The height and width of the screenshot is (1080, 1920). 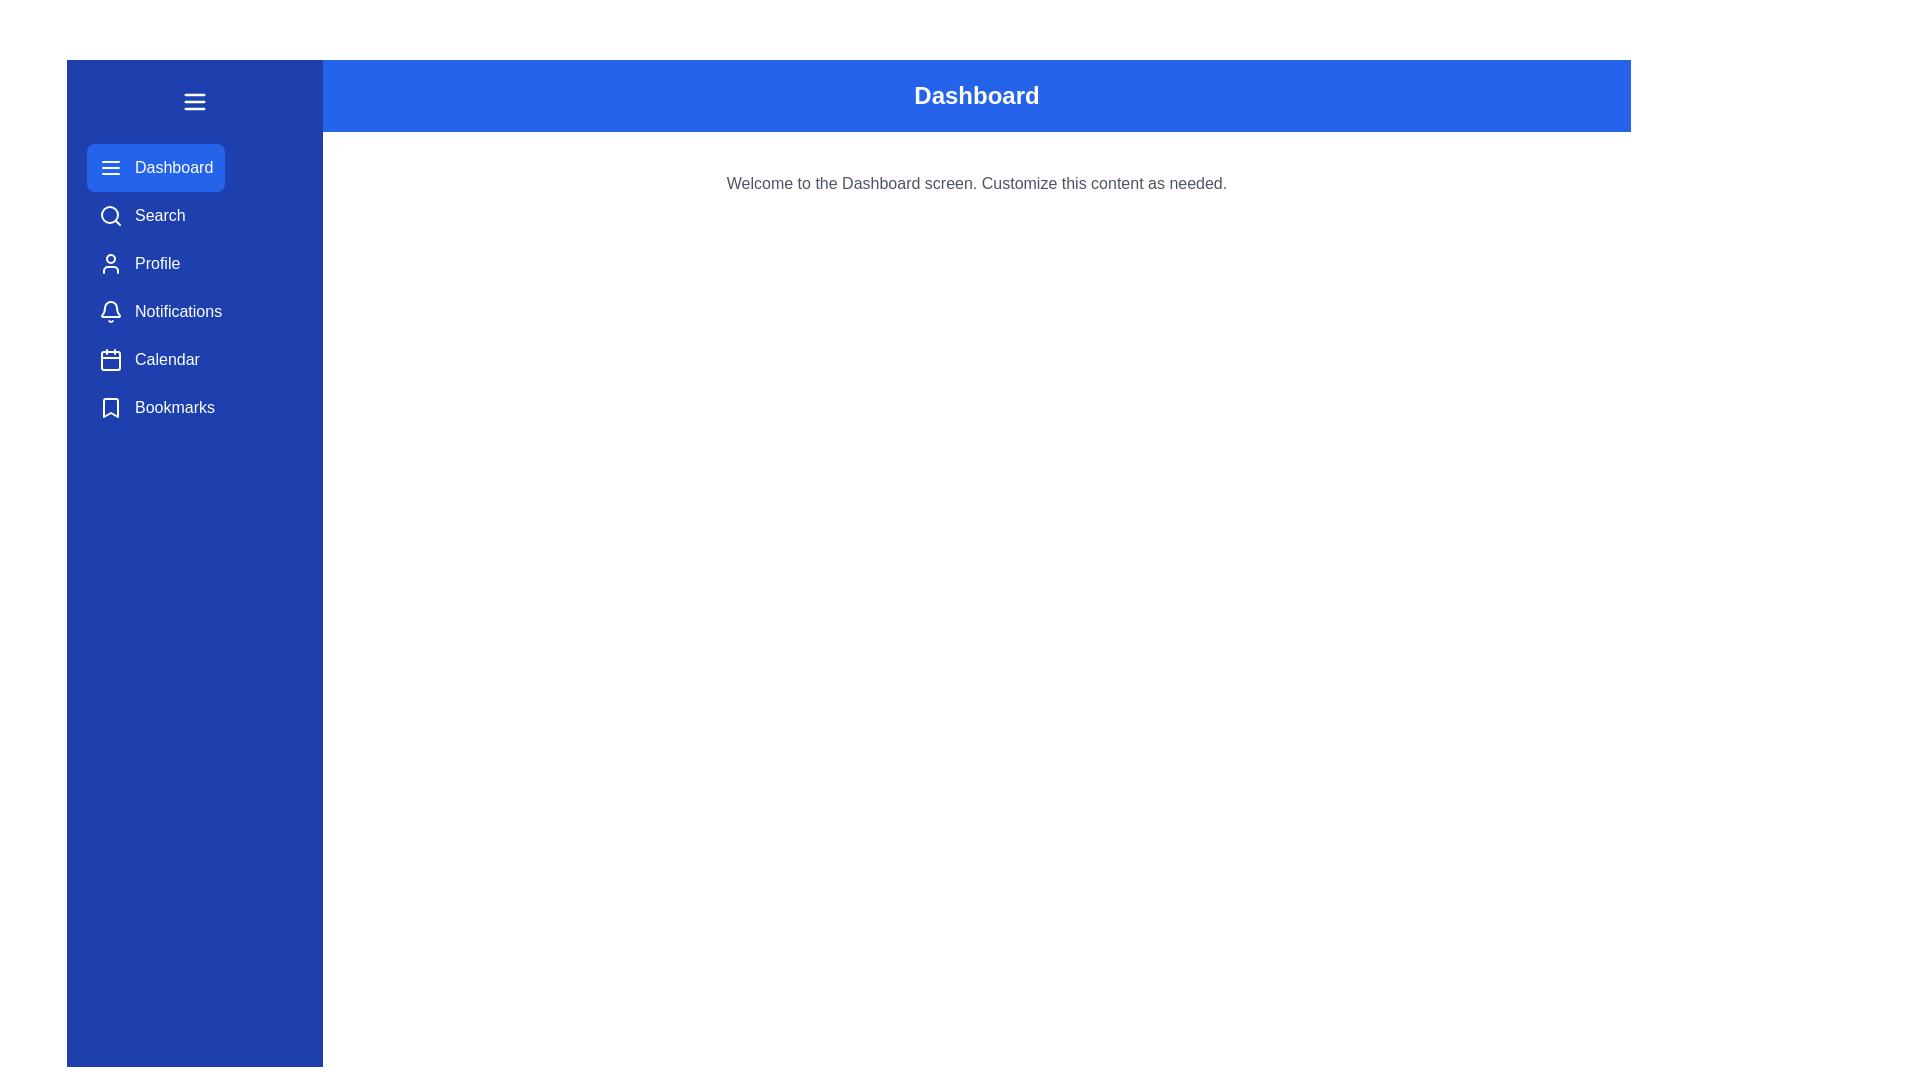 I want to click on the Interactive menu item that navigates to the Profile section, positioned as the third item in the vertical navigation menu, so click(x=138, y=262).